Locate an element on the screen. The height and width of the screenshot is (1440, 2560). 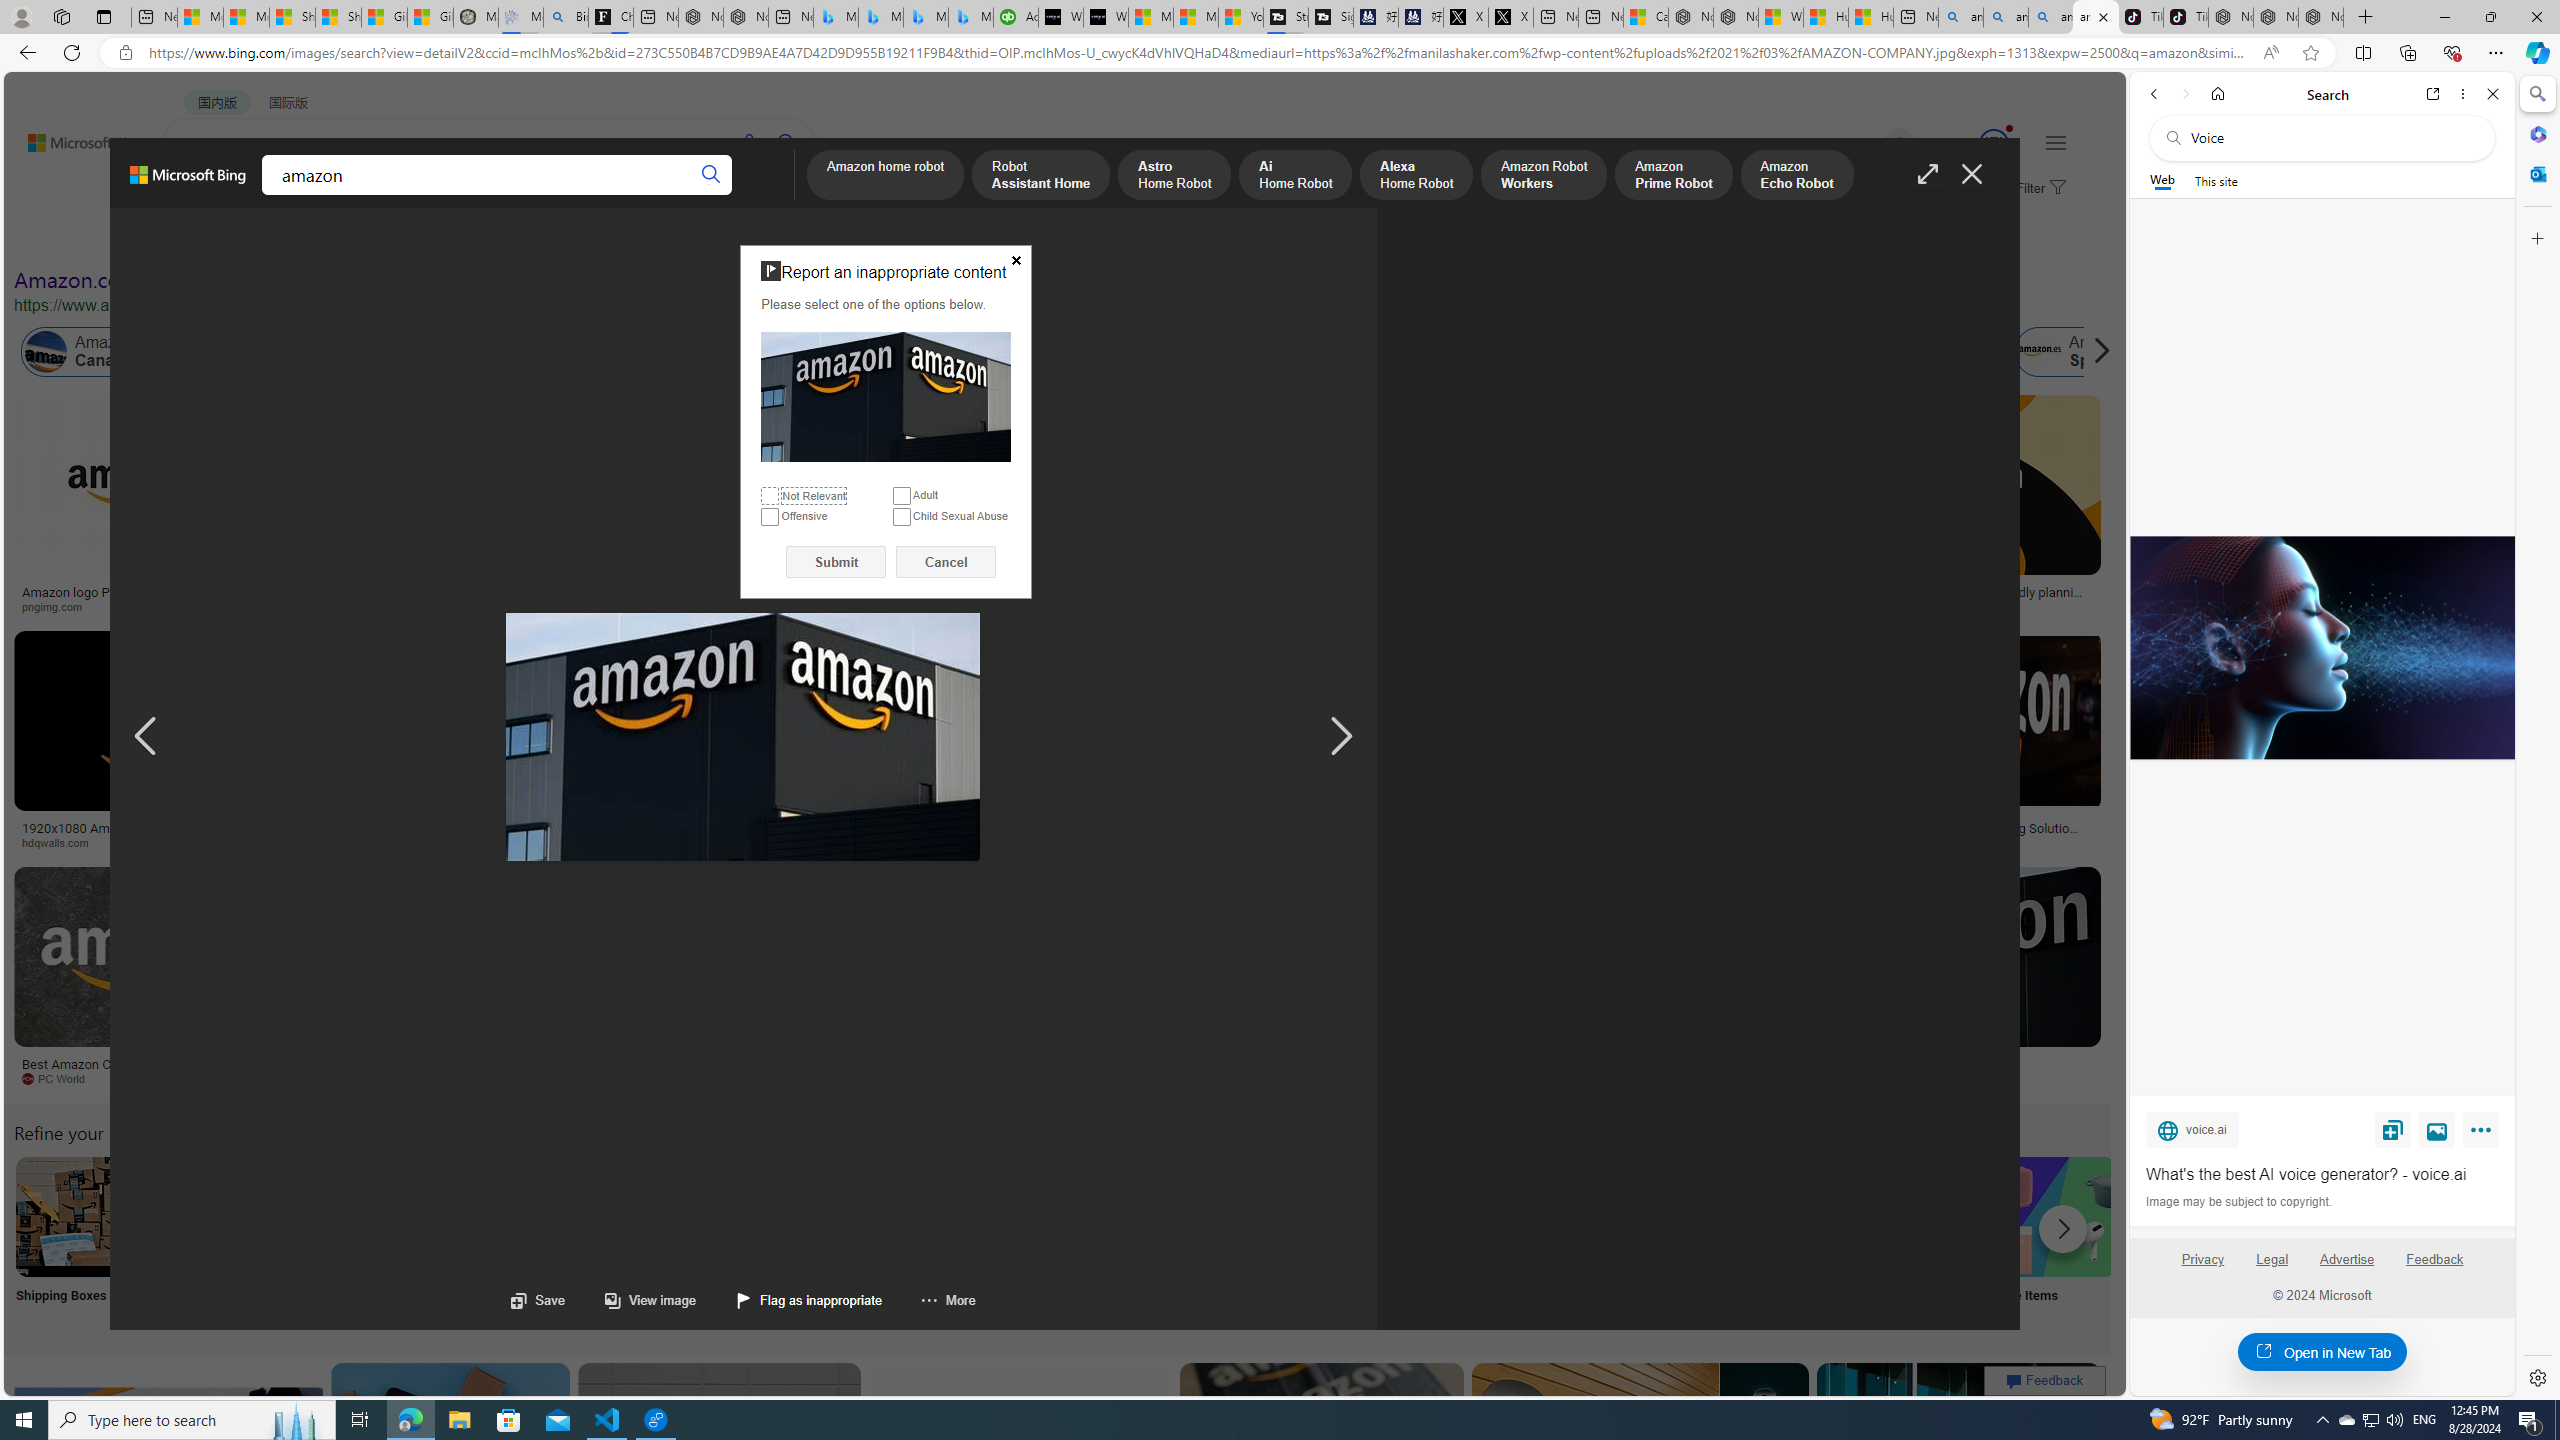
'Type' is located at coordinates (372, 237).